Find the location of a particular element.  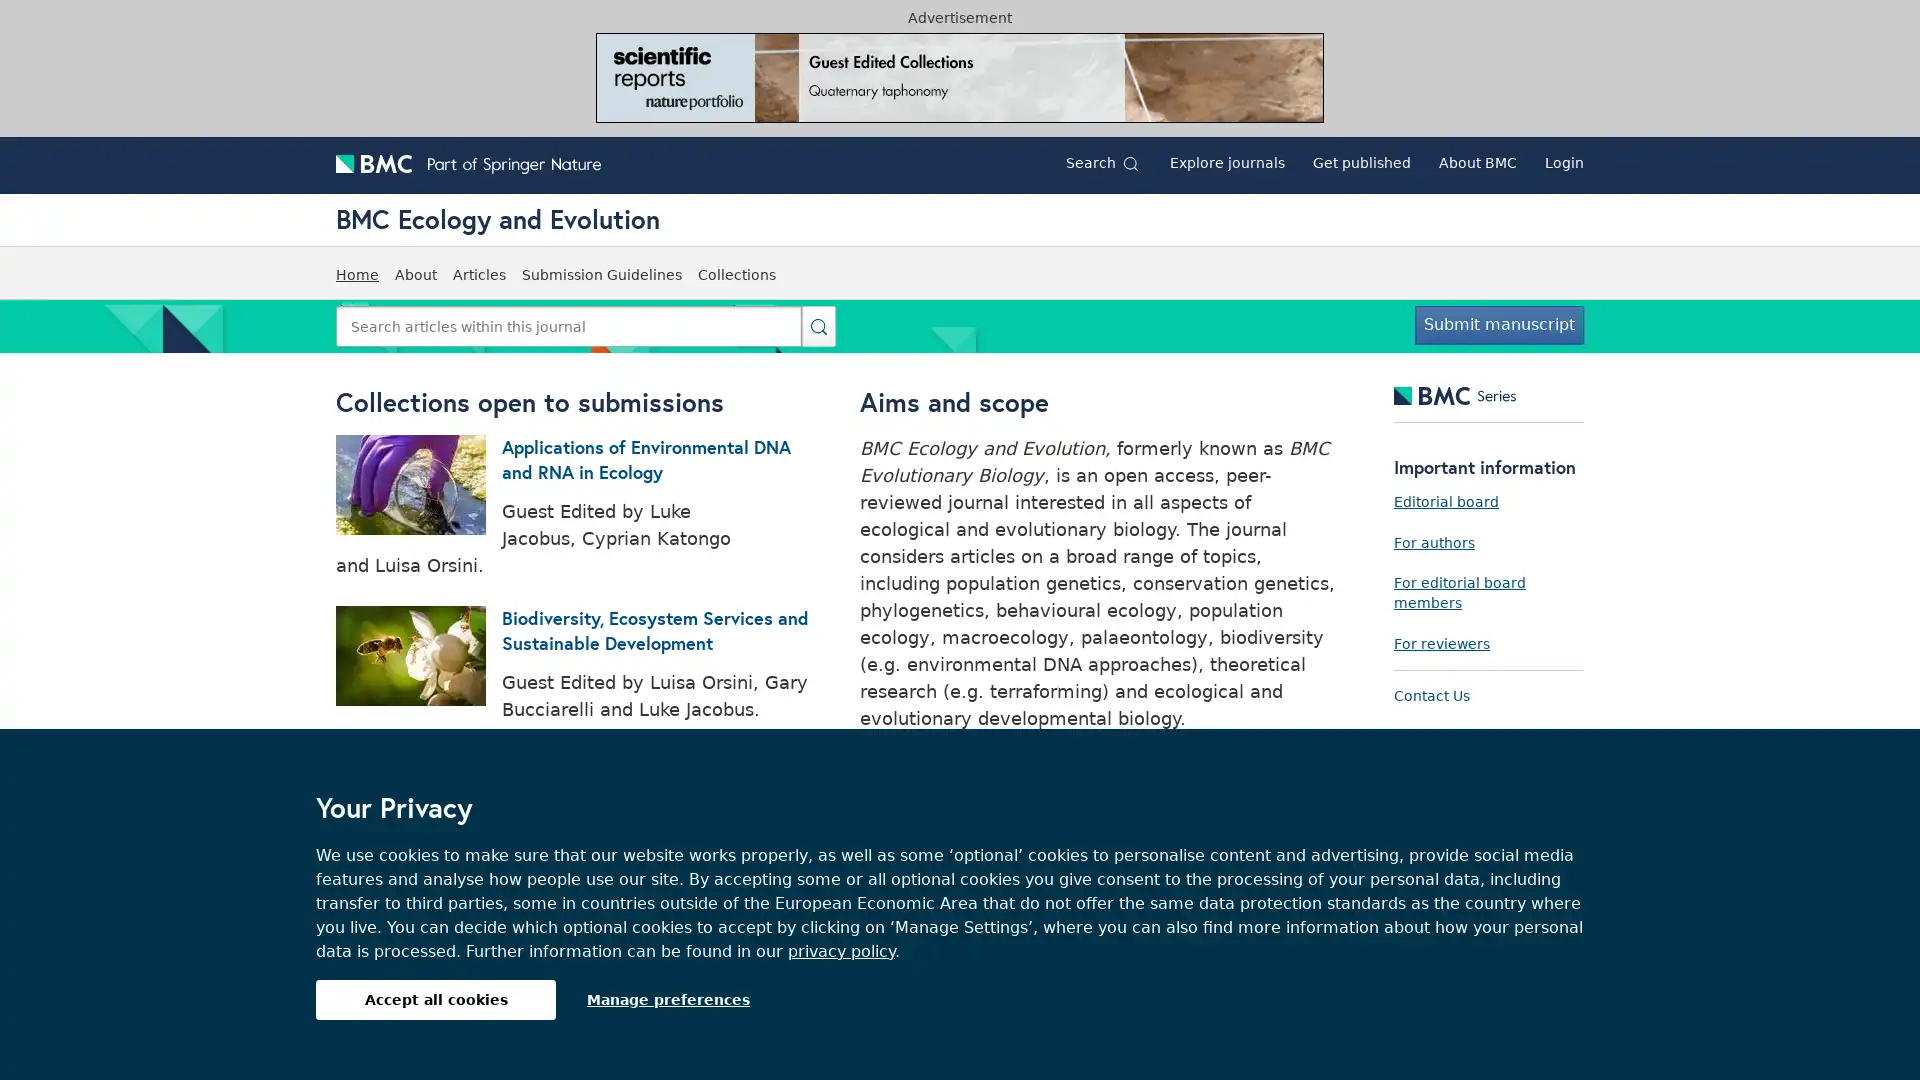

Accept all cookies is located at coordinates (435, 999).